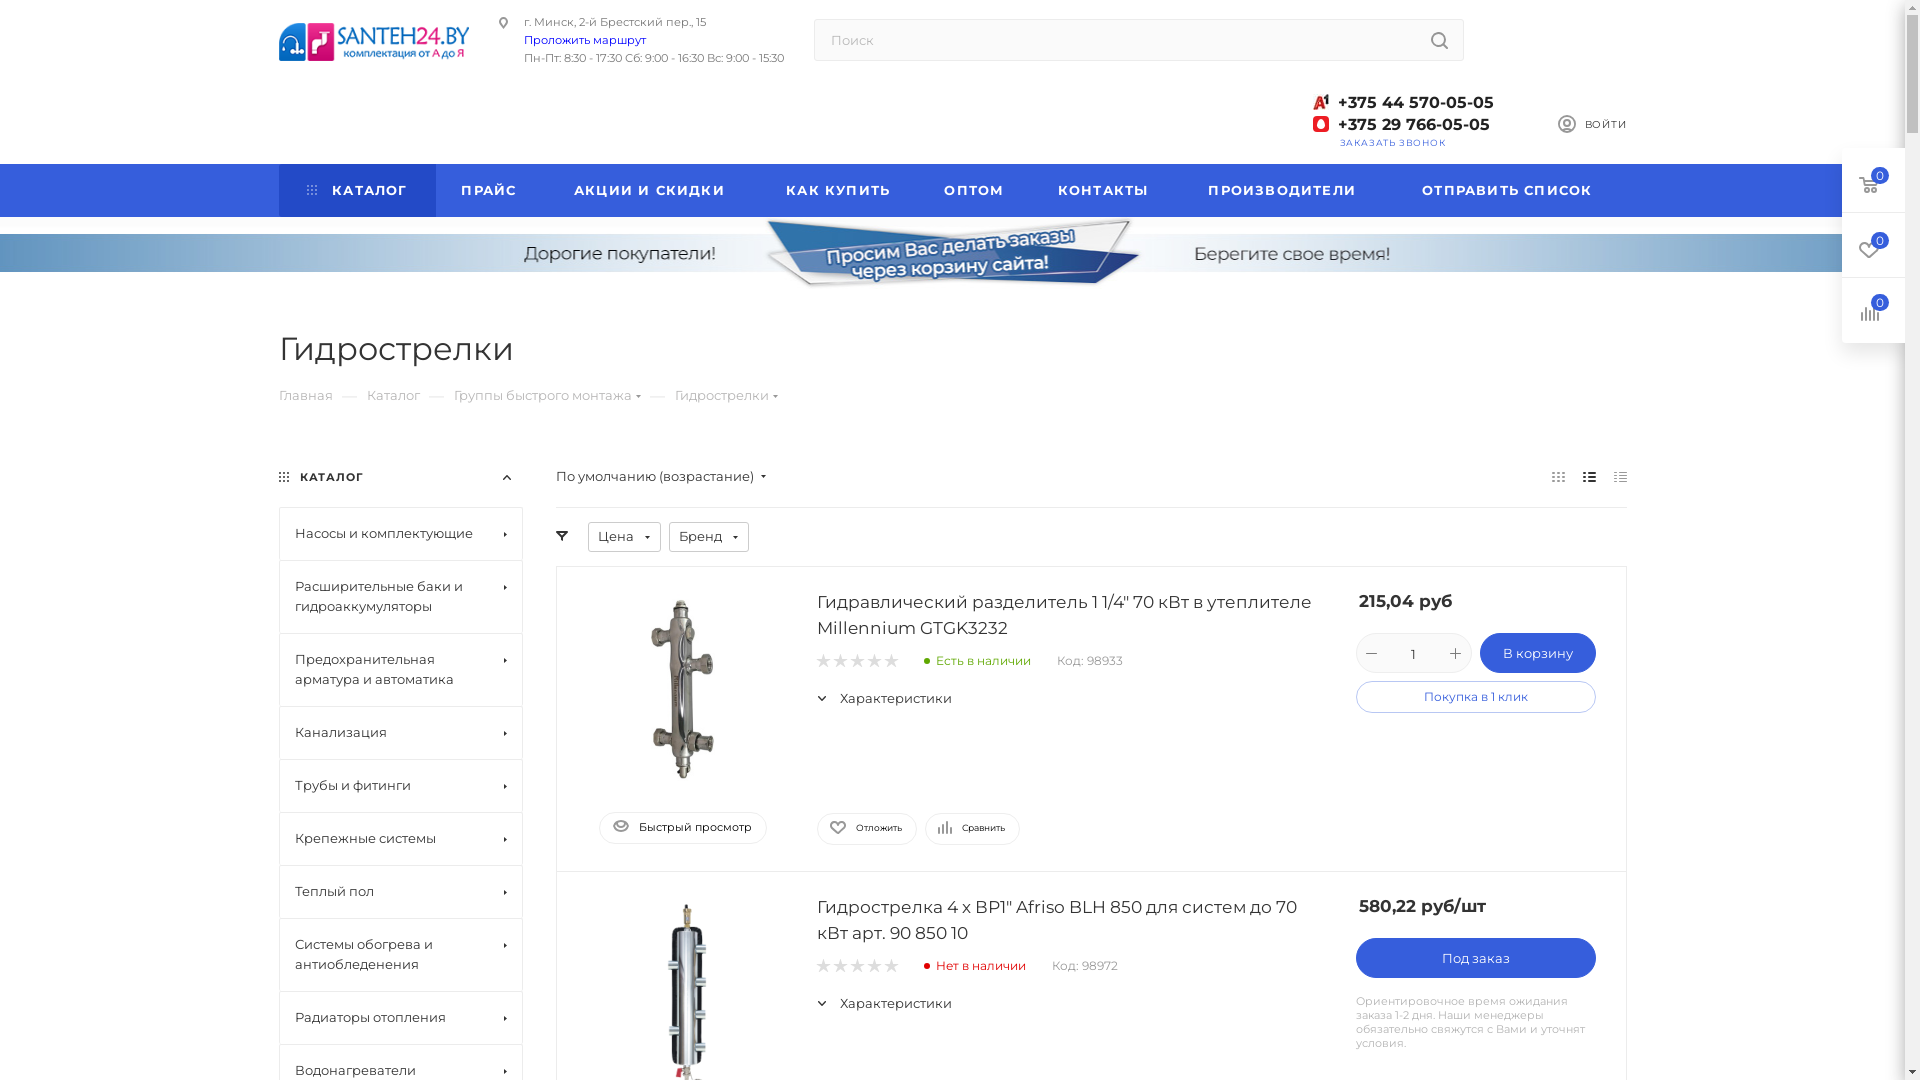 The width and height of the screenshot is (1920, 1080). Describe the element at coordinates (1415, 119) in the screenshot. I see `'+375 44 570-05-05'` at that location.